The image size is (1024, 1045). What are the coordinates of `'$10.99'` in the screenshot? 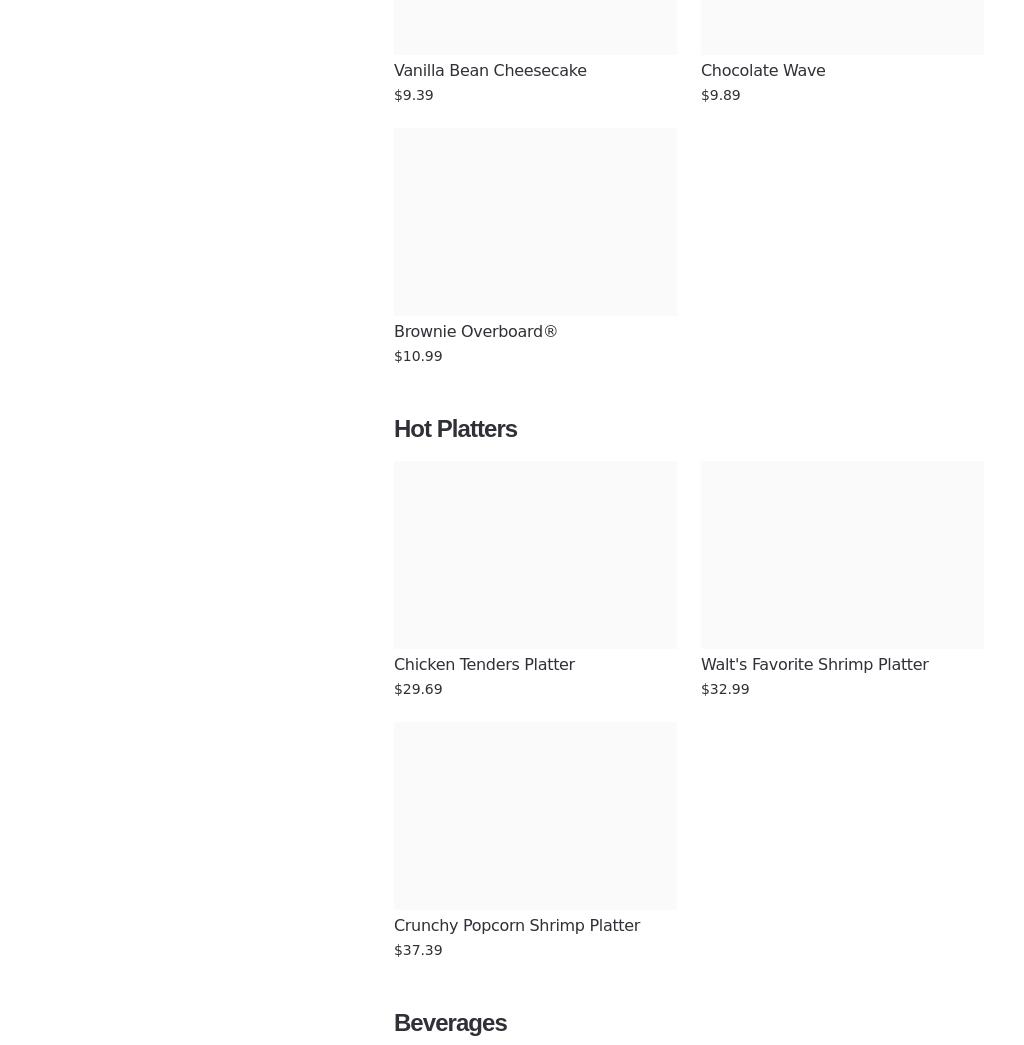 It's located at (416, 355).